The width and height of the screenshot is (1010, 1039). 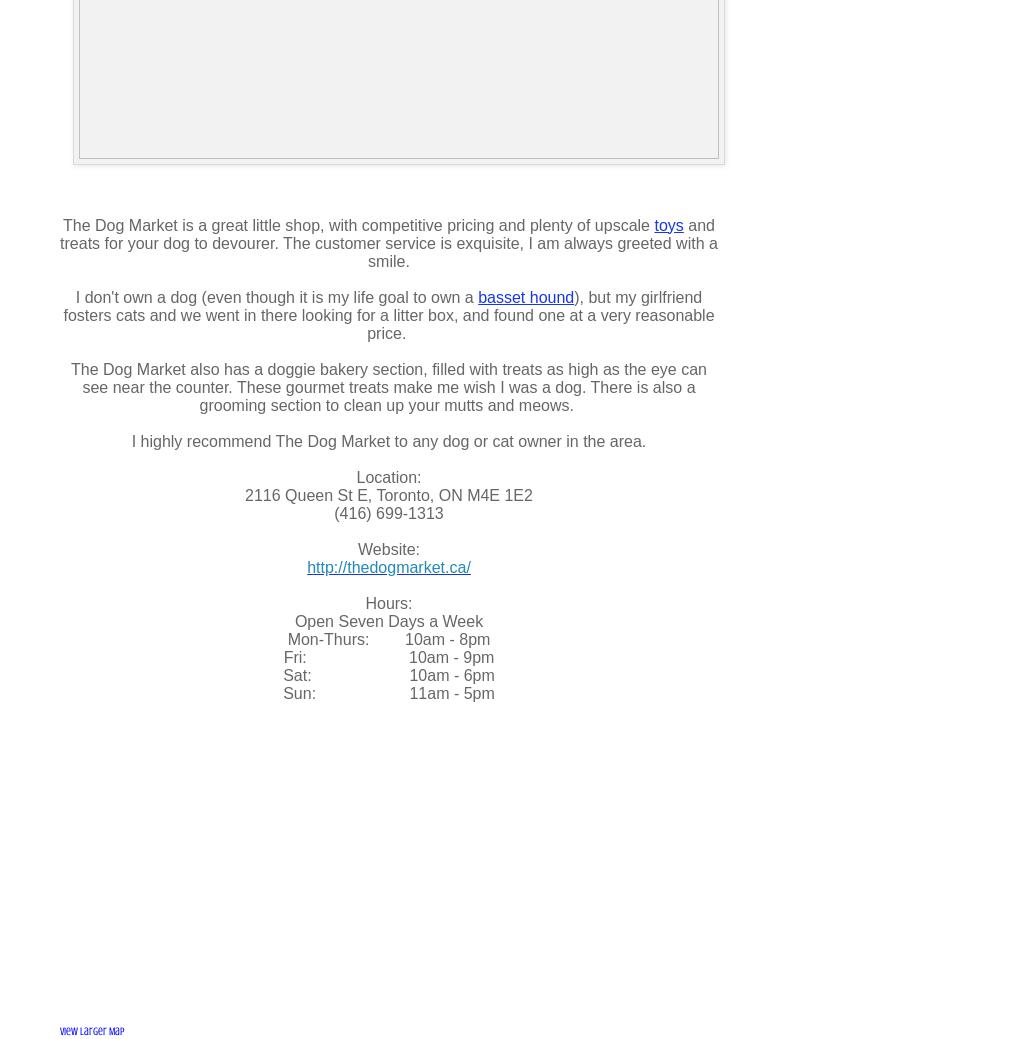 I want to click on 'basset hound', so click(x=525, y=296).